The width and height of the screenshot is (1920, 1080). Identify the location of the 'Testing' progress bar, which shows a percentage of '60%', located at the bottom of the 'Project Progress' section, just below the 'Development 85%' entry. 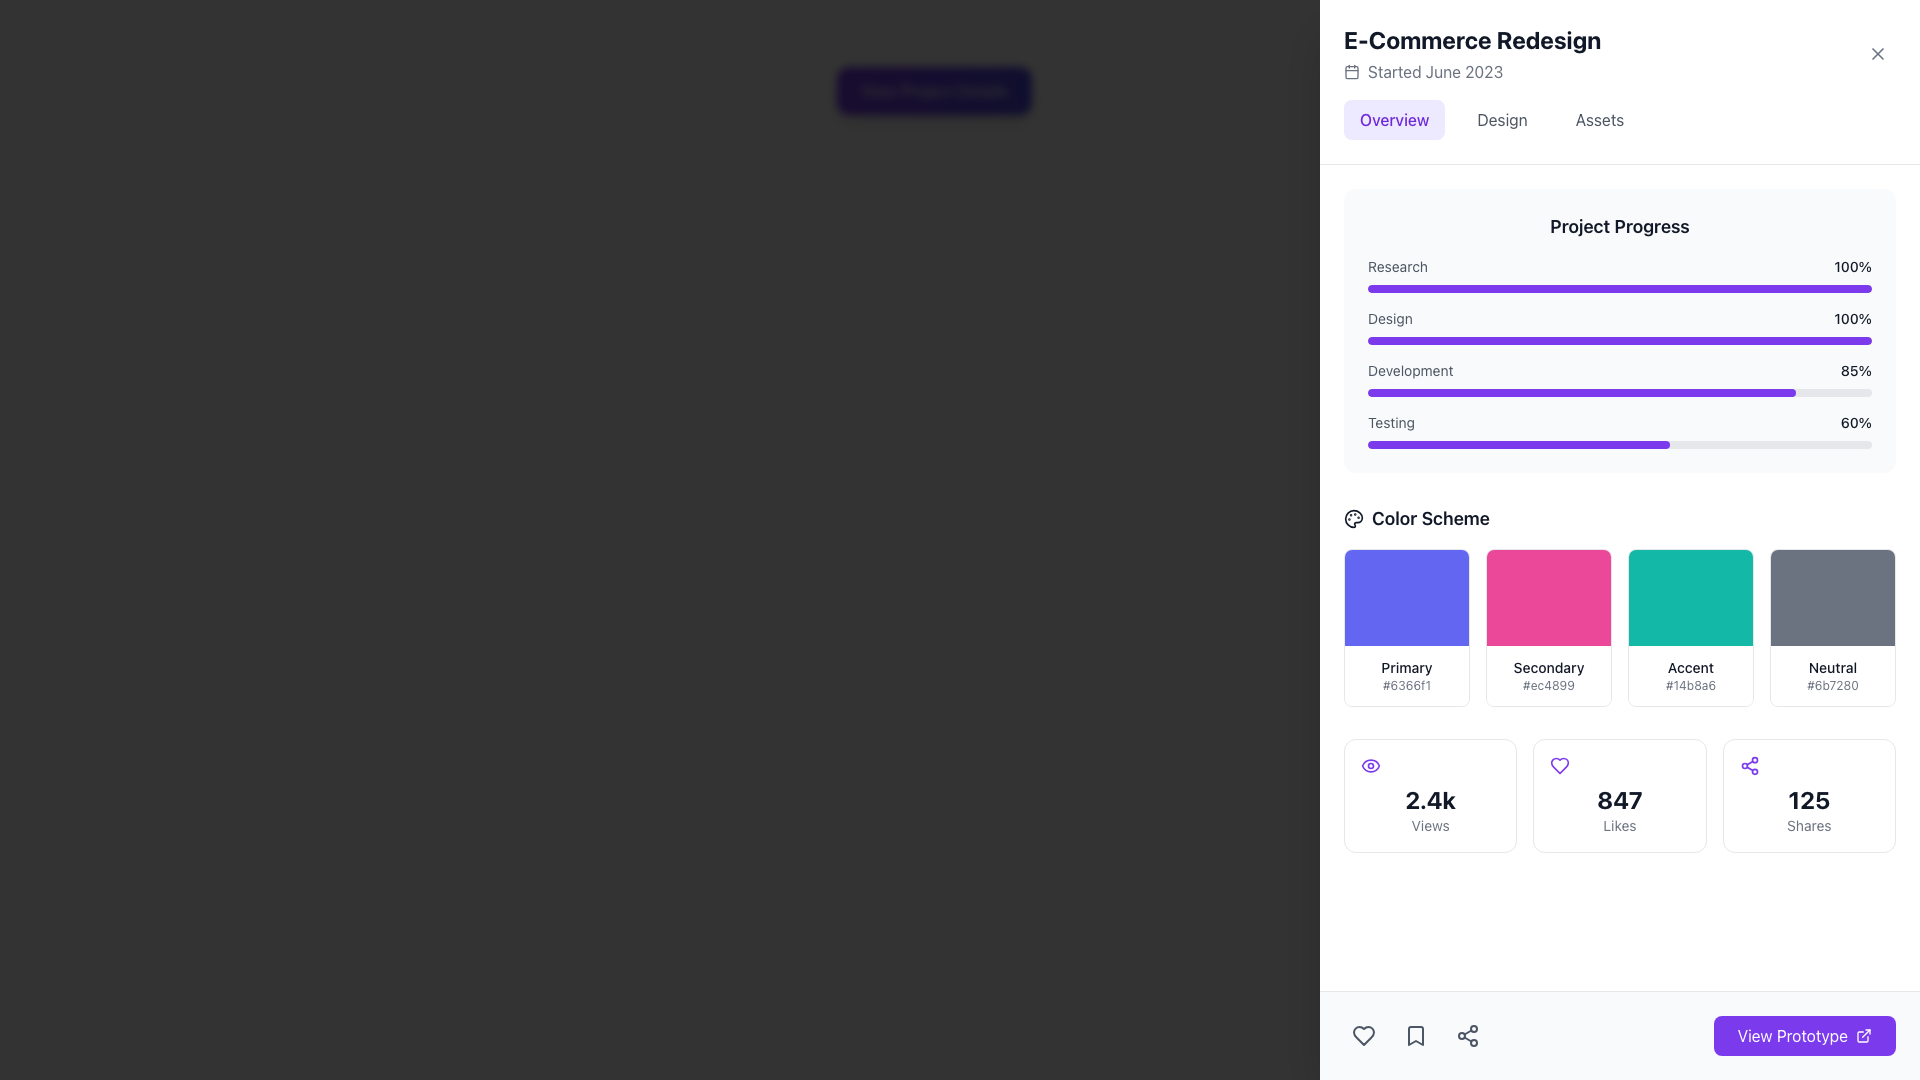
(1620, 430).